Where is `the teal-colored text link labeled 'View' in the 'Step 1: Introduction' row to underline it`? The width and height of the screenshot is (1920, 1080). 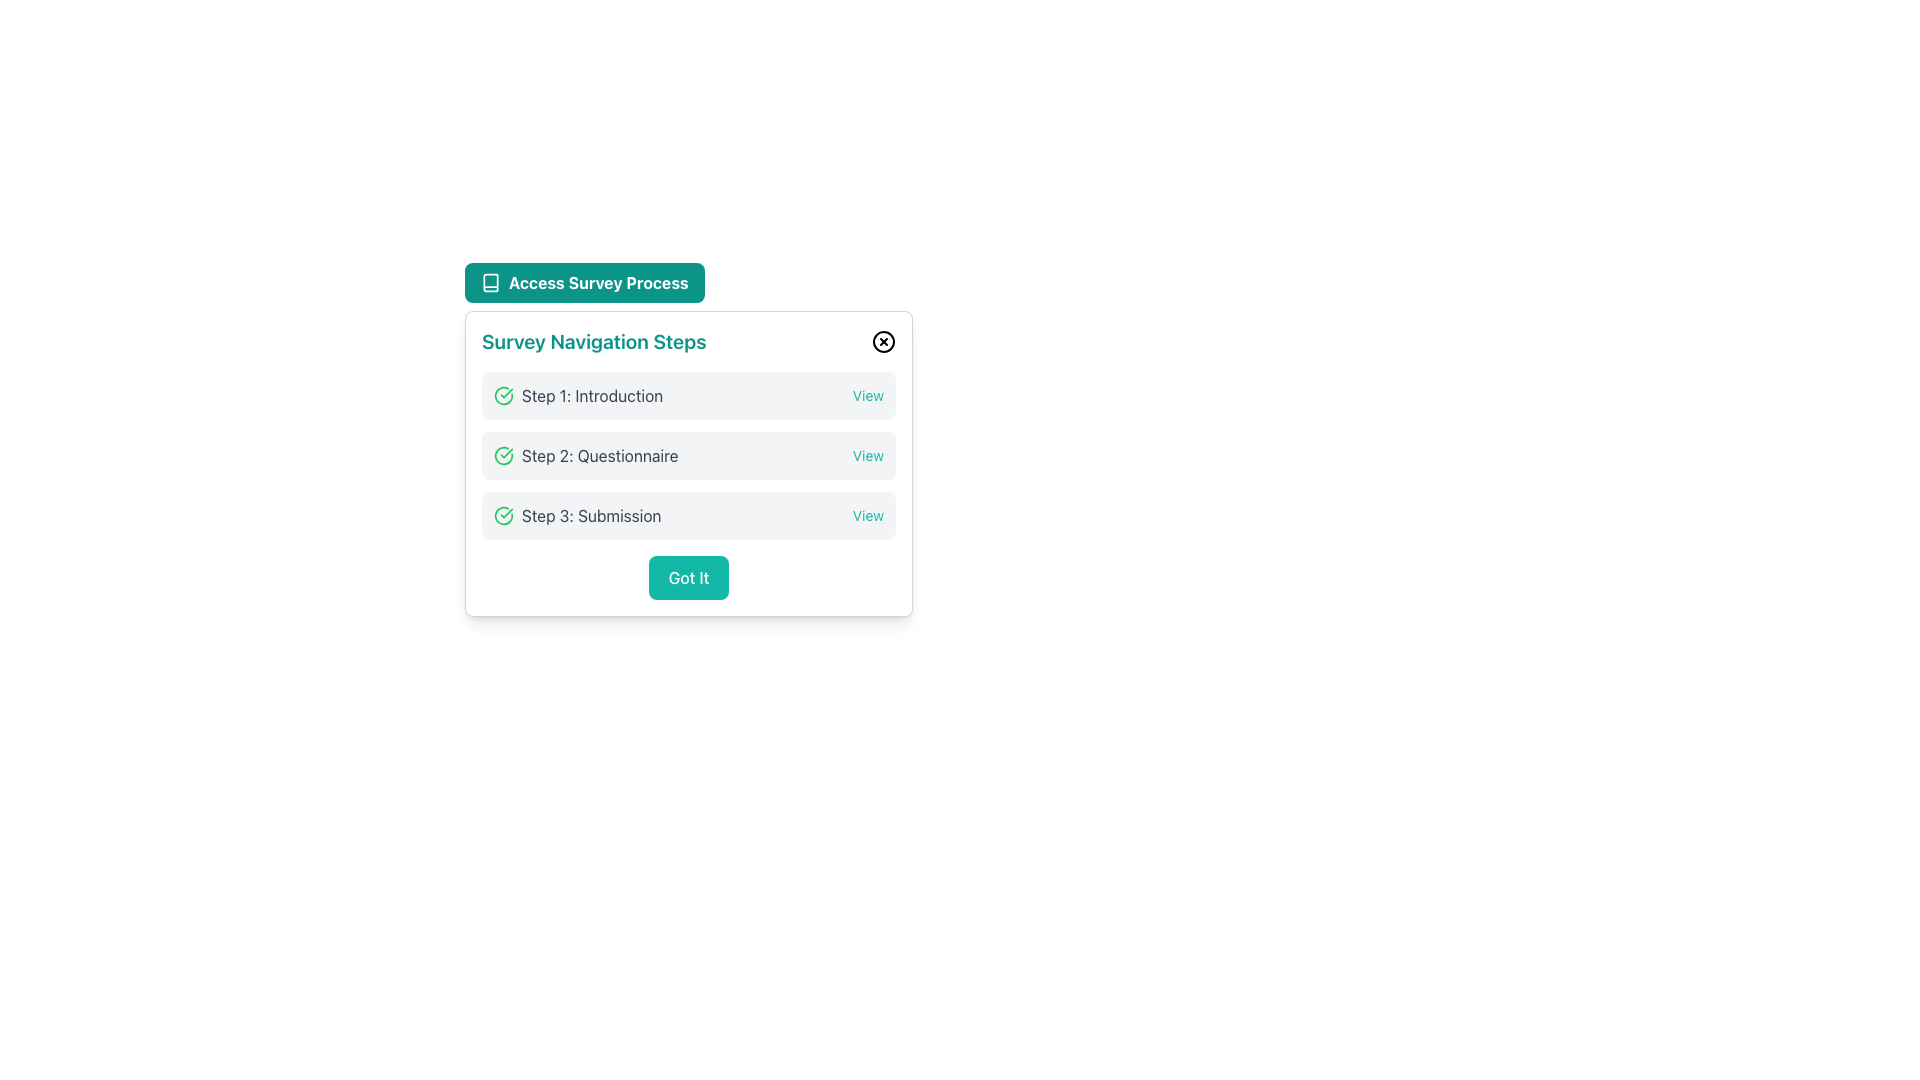 the teal-colored text link labeled 'View' in the 'Step 1: Introduction' row to underline it is located at coordinates (868, 396).